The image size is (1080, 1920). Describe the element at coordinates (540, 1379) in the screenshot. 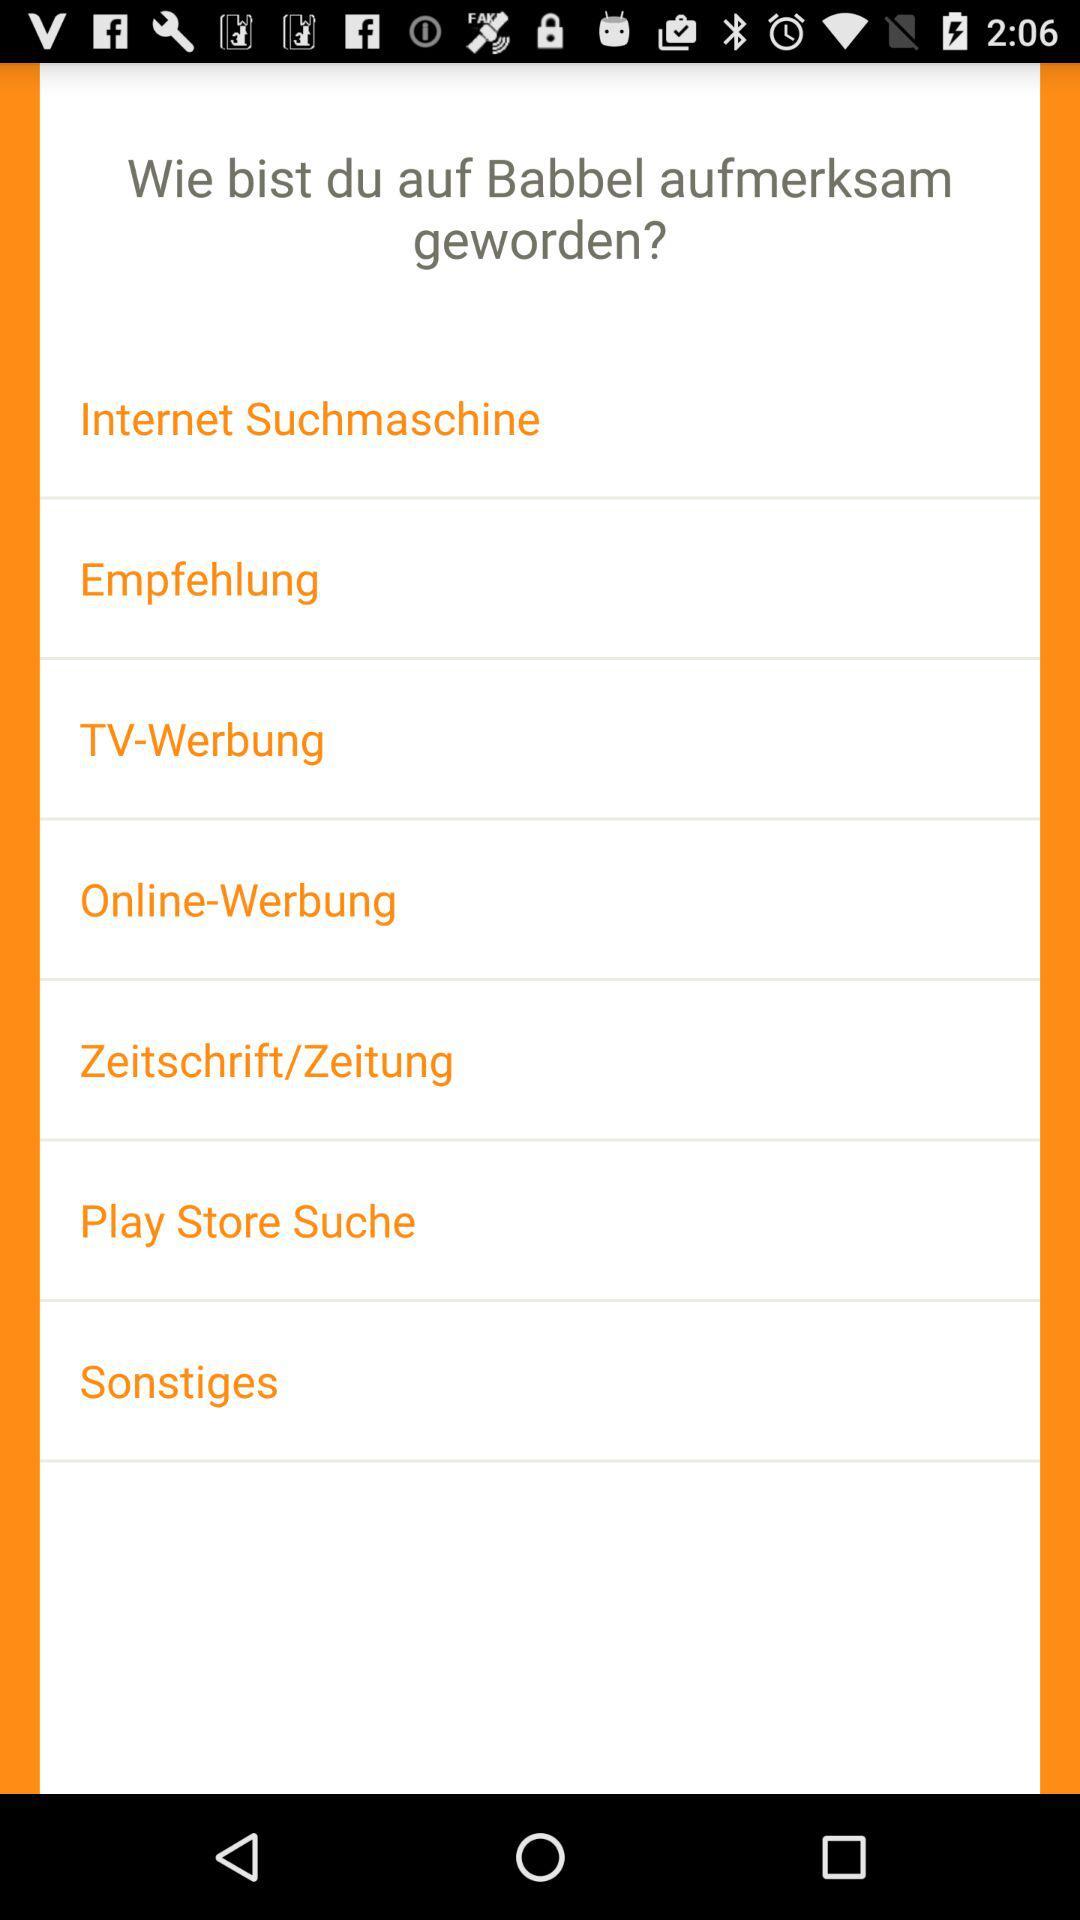

I see `the sonstiges app` at that location.